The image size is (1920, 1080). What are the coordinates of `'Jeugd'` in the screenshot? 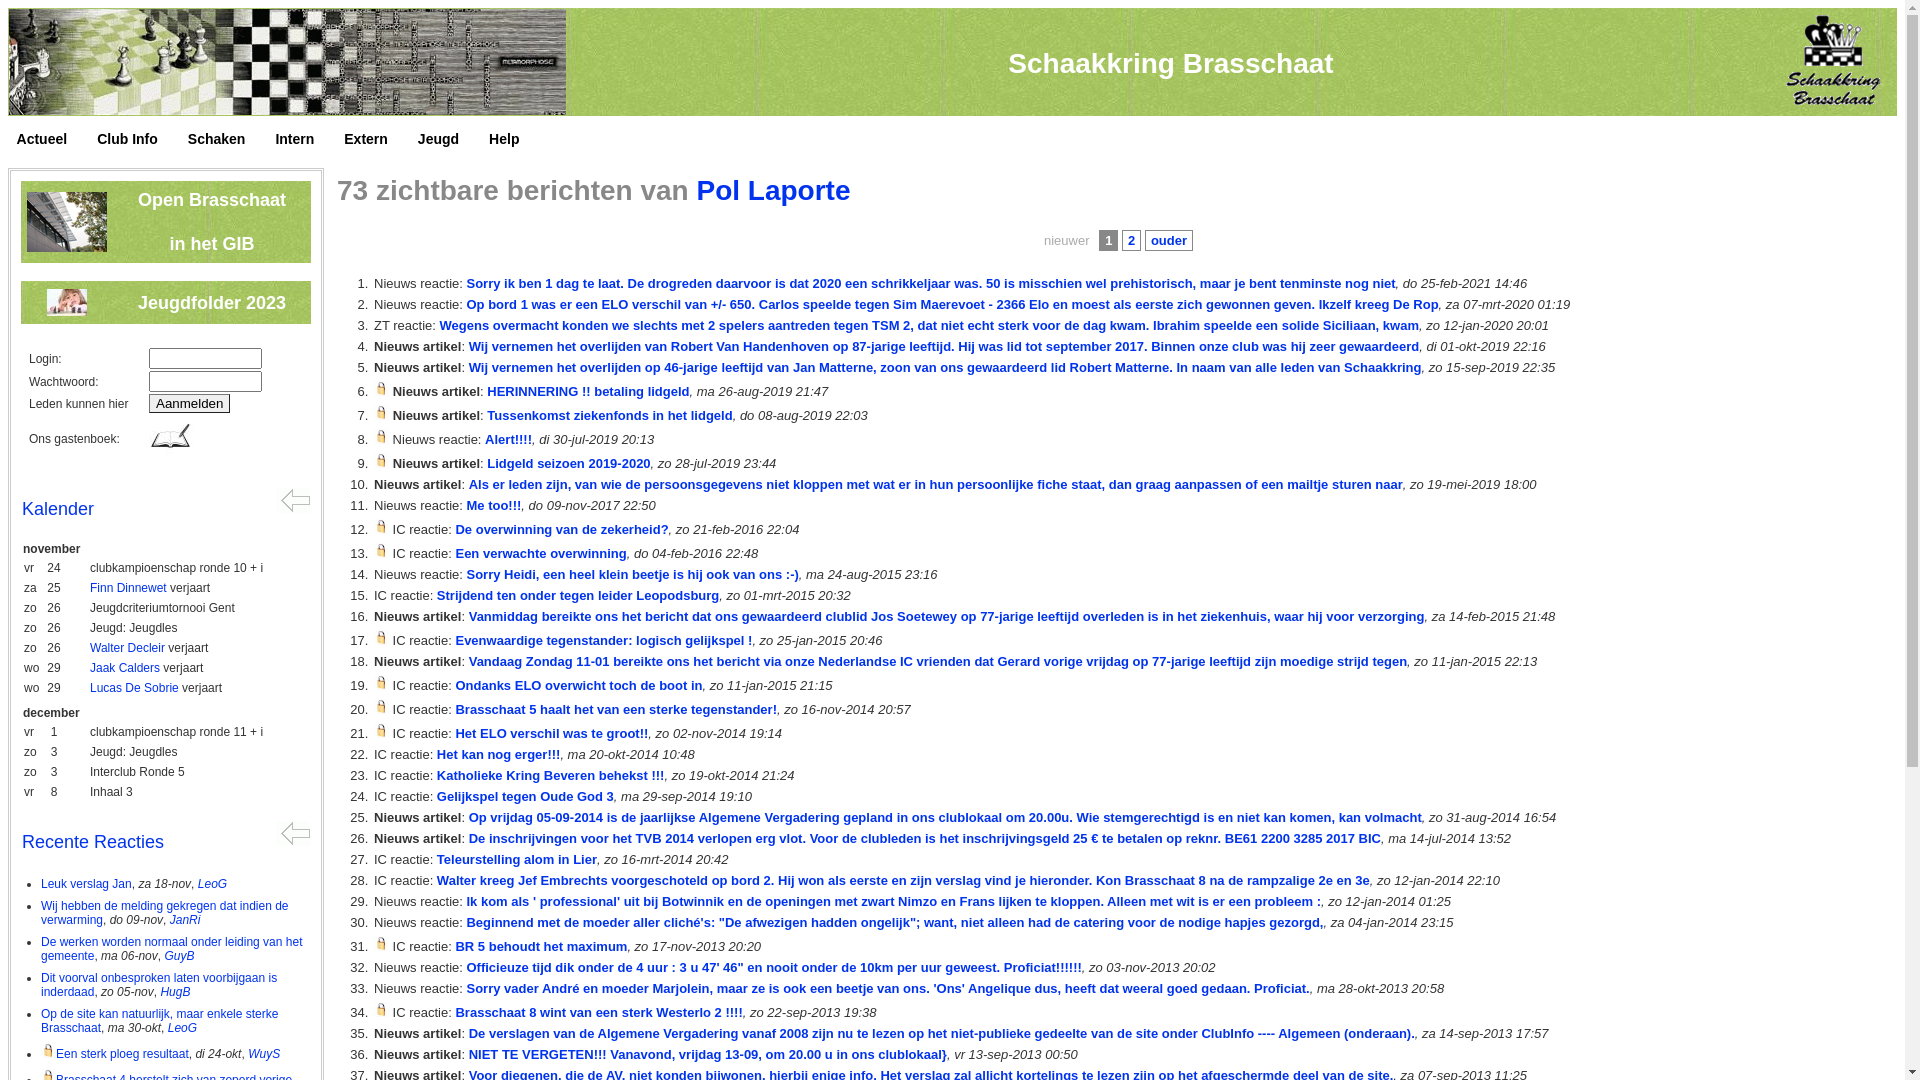 It's located at (447, 139).